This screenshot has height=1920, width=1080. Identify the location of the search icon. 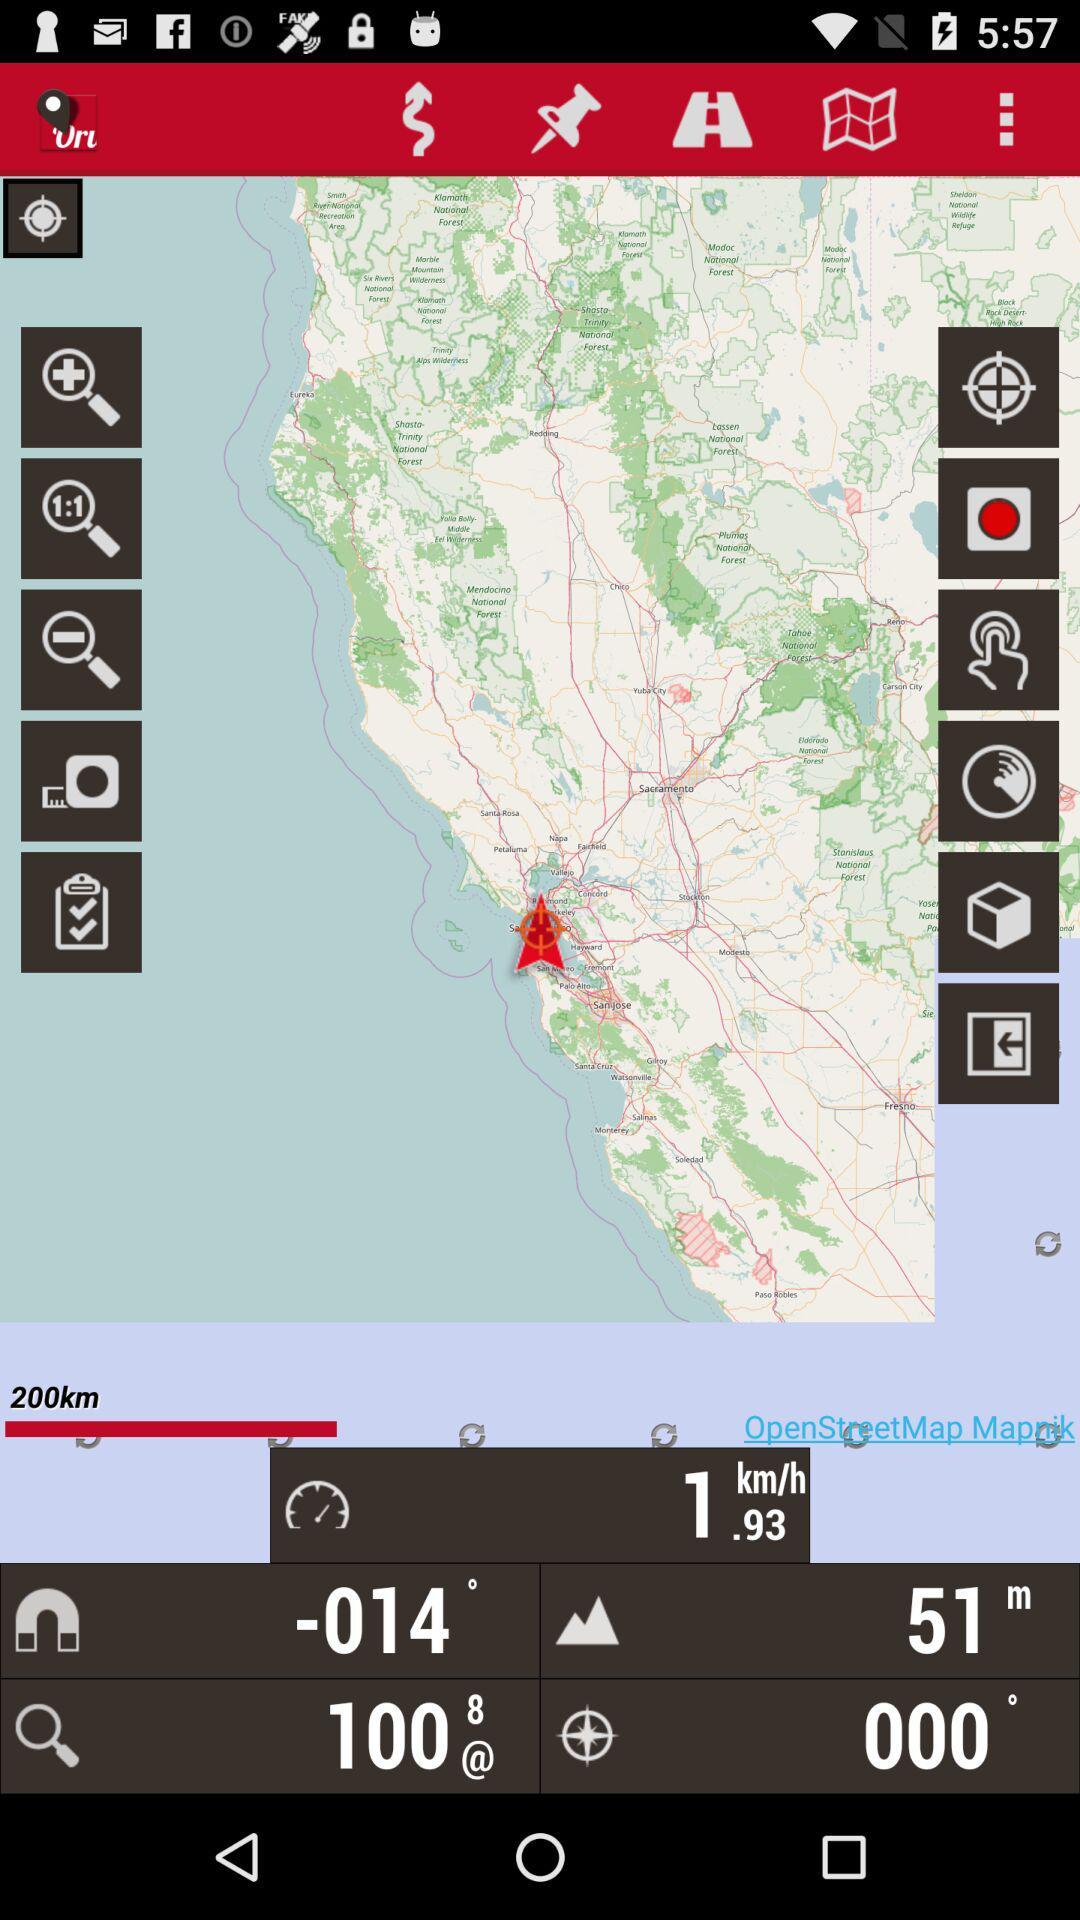
(80, 413).